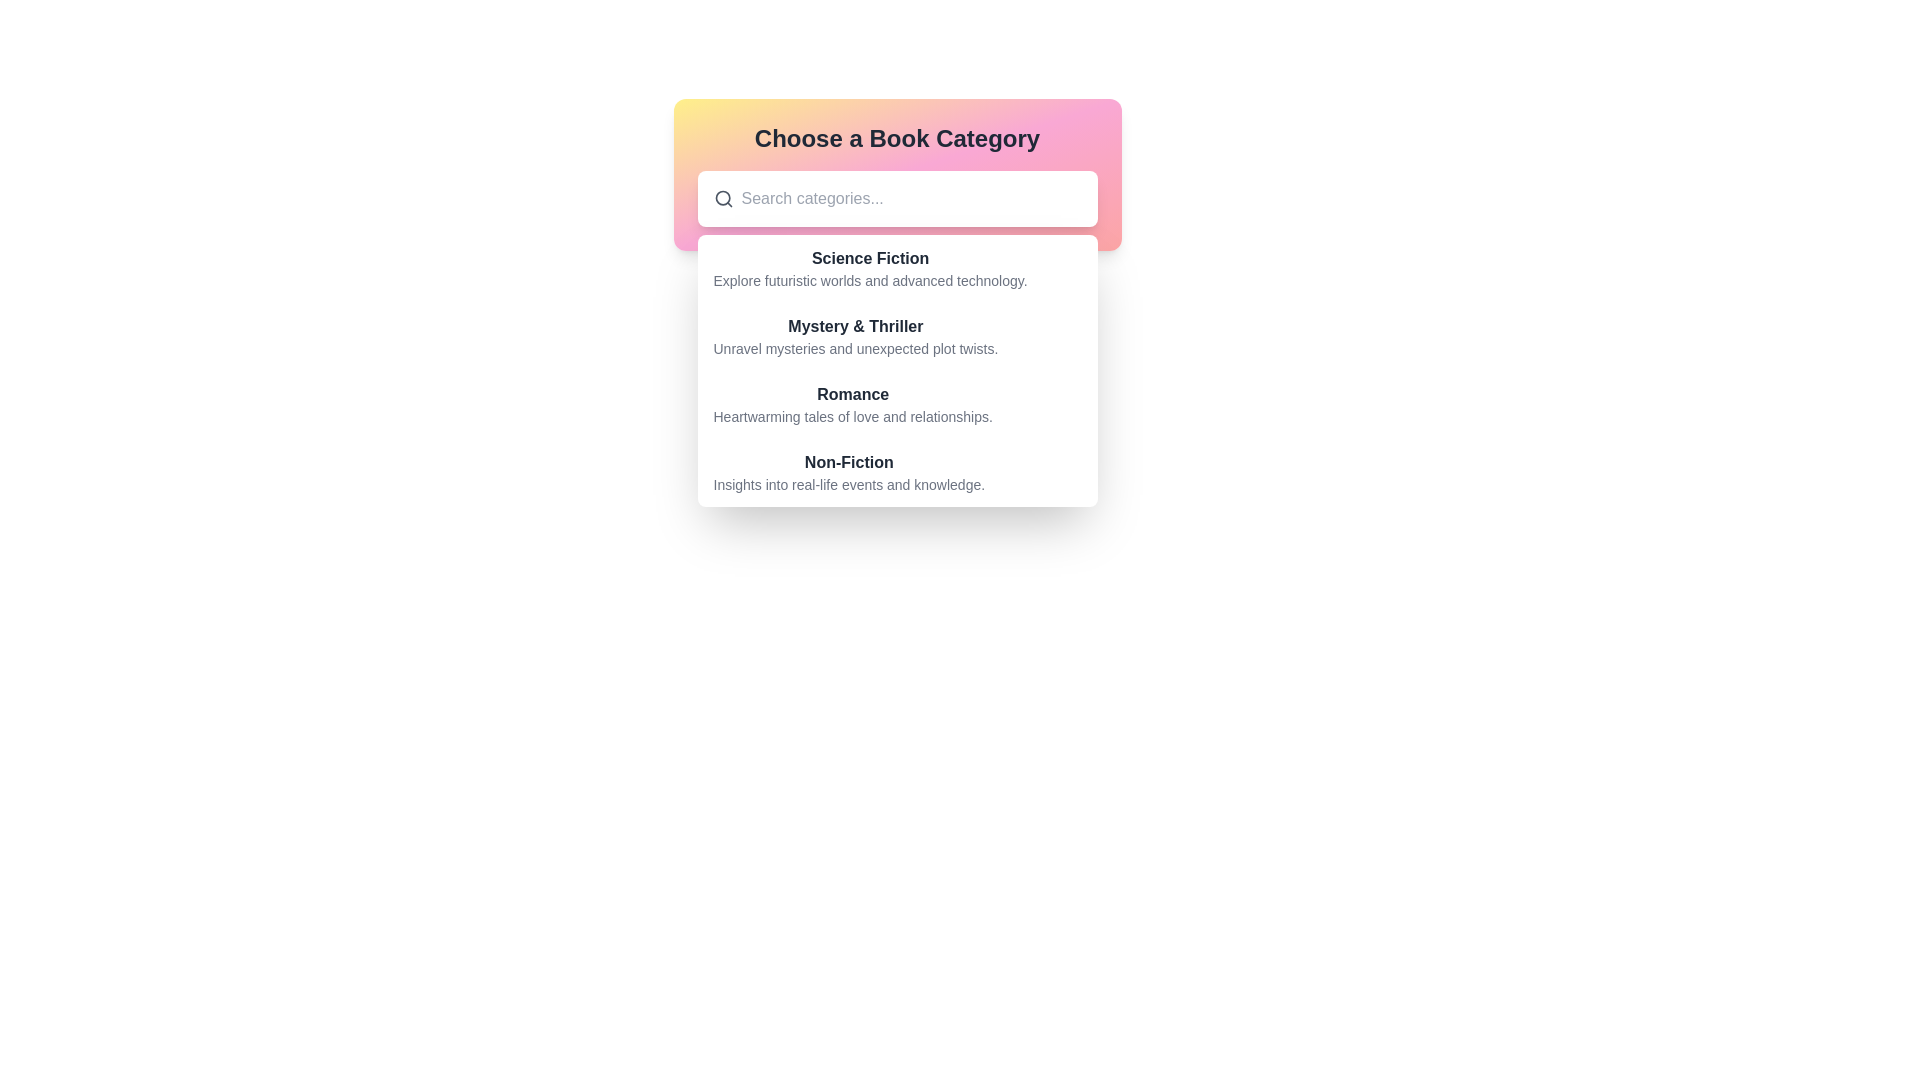  Describe the element at coordinates (896, 268) in the screenshot. I see `the 'Science Fiction' selectable list item` at that location.